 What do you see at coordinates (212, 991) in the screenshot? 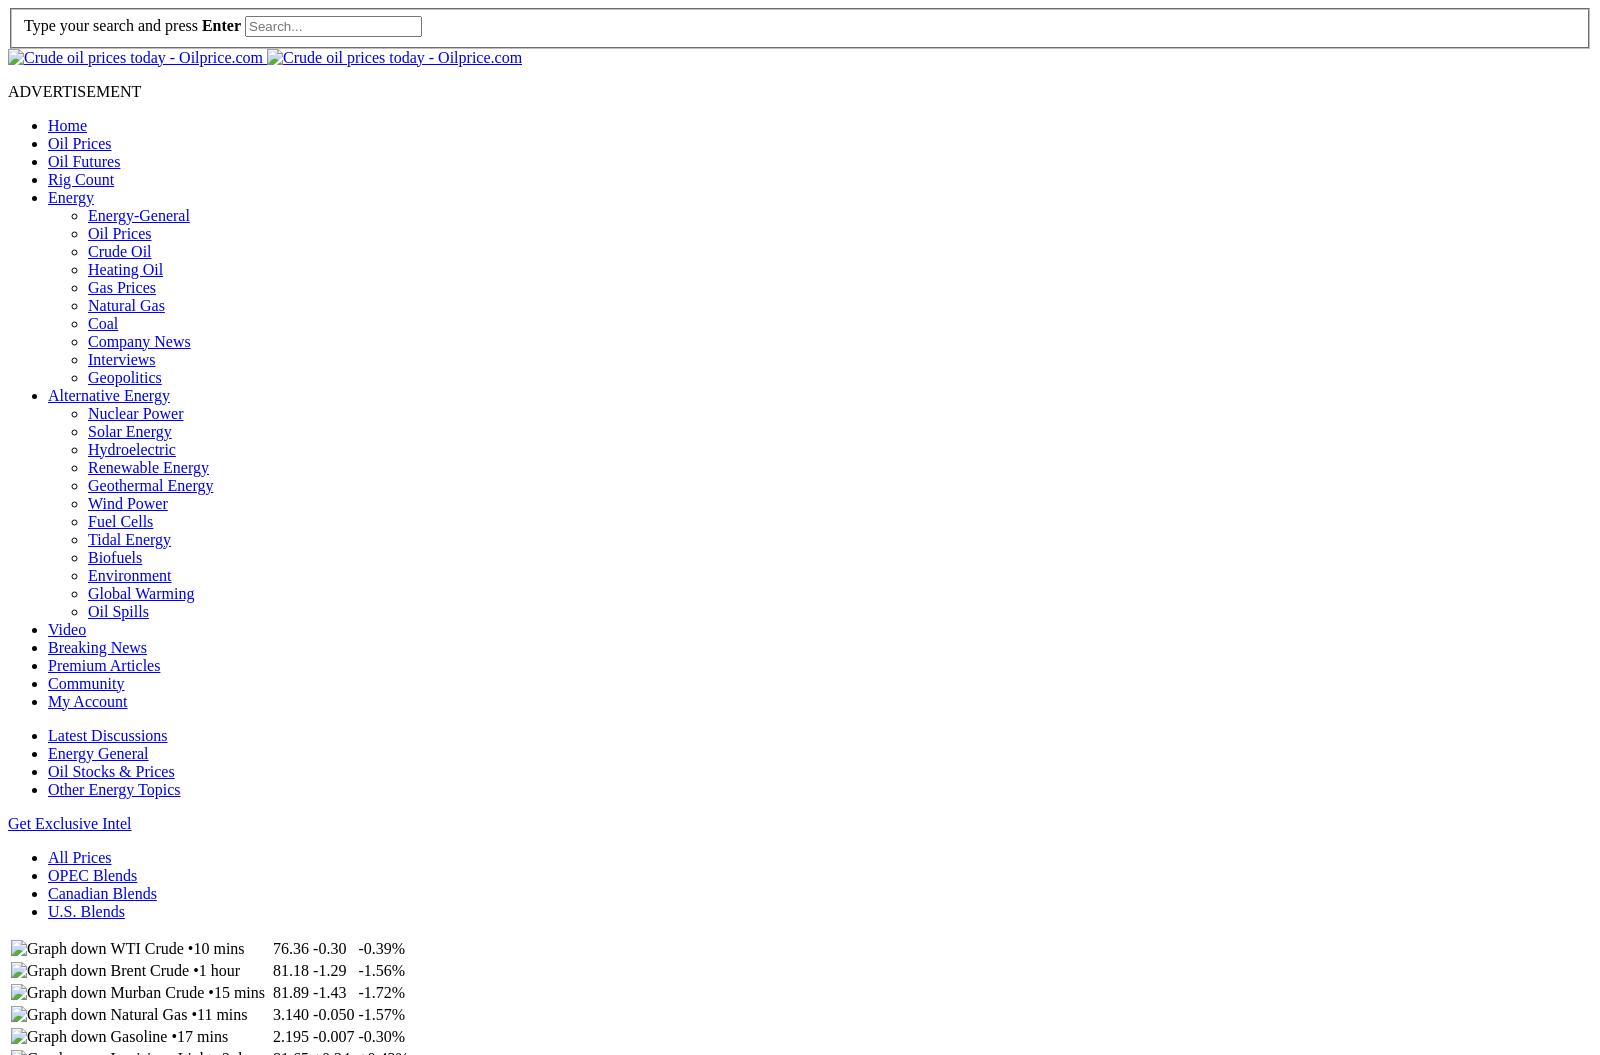
I see `'15 mins'` at bounding box center [212, 991].